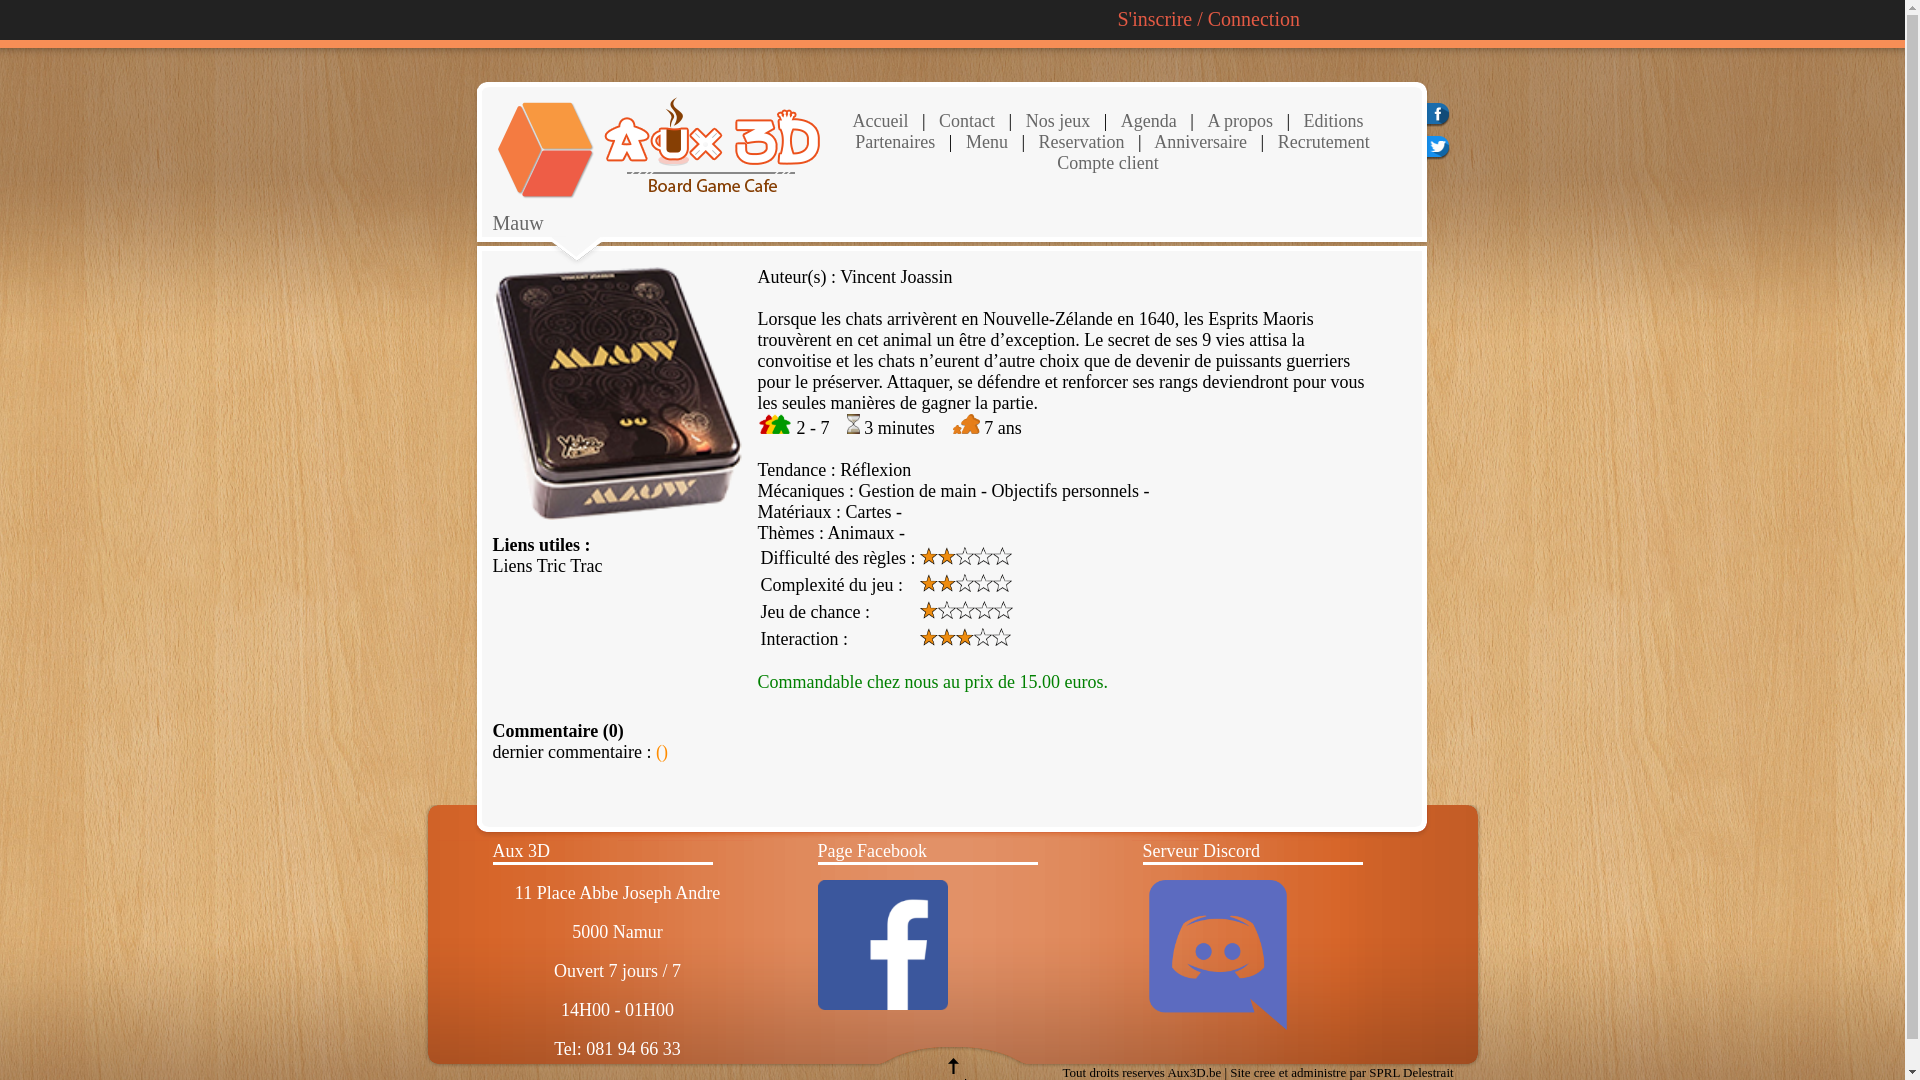 The width and height of the screenshot is (1920, 1080). What do you see at coordinates (1320, 141) in the screenshot?
I see `'Recrutement'` at bounding box center [1320, 141].